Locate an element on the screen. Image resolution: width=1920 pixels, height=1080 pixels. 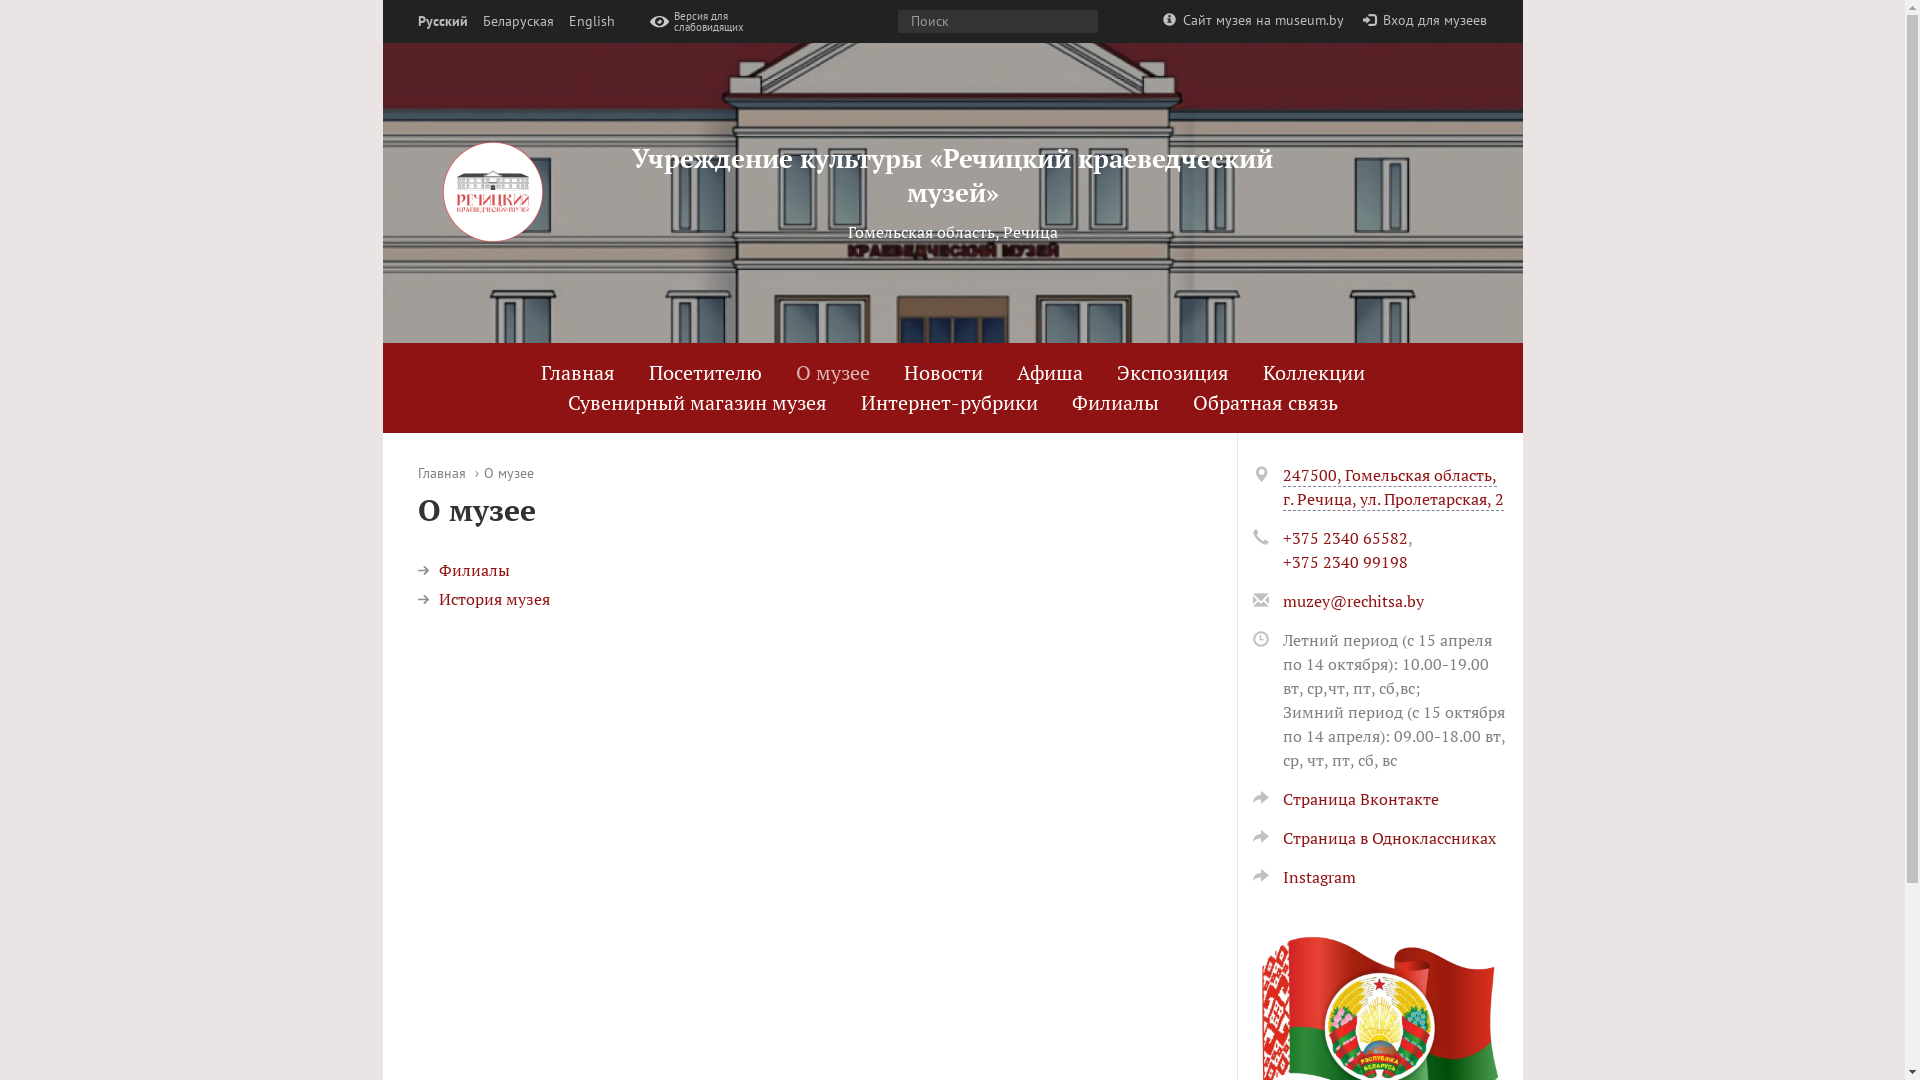
'English' is located at coordinates (589, 21).